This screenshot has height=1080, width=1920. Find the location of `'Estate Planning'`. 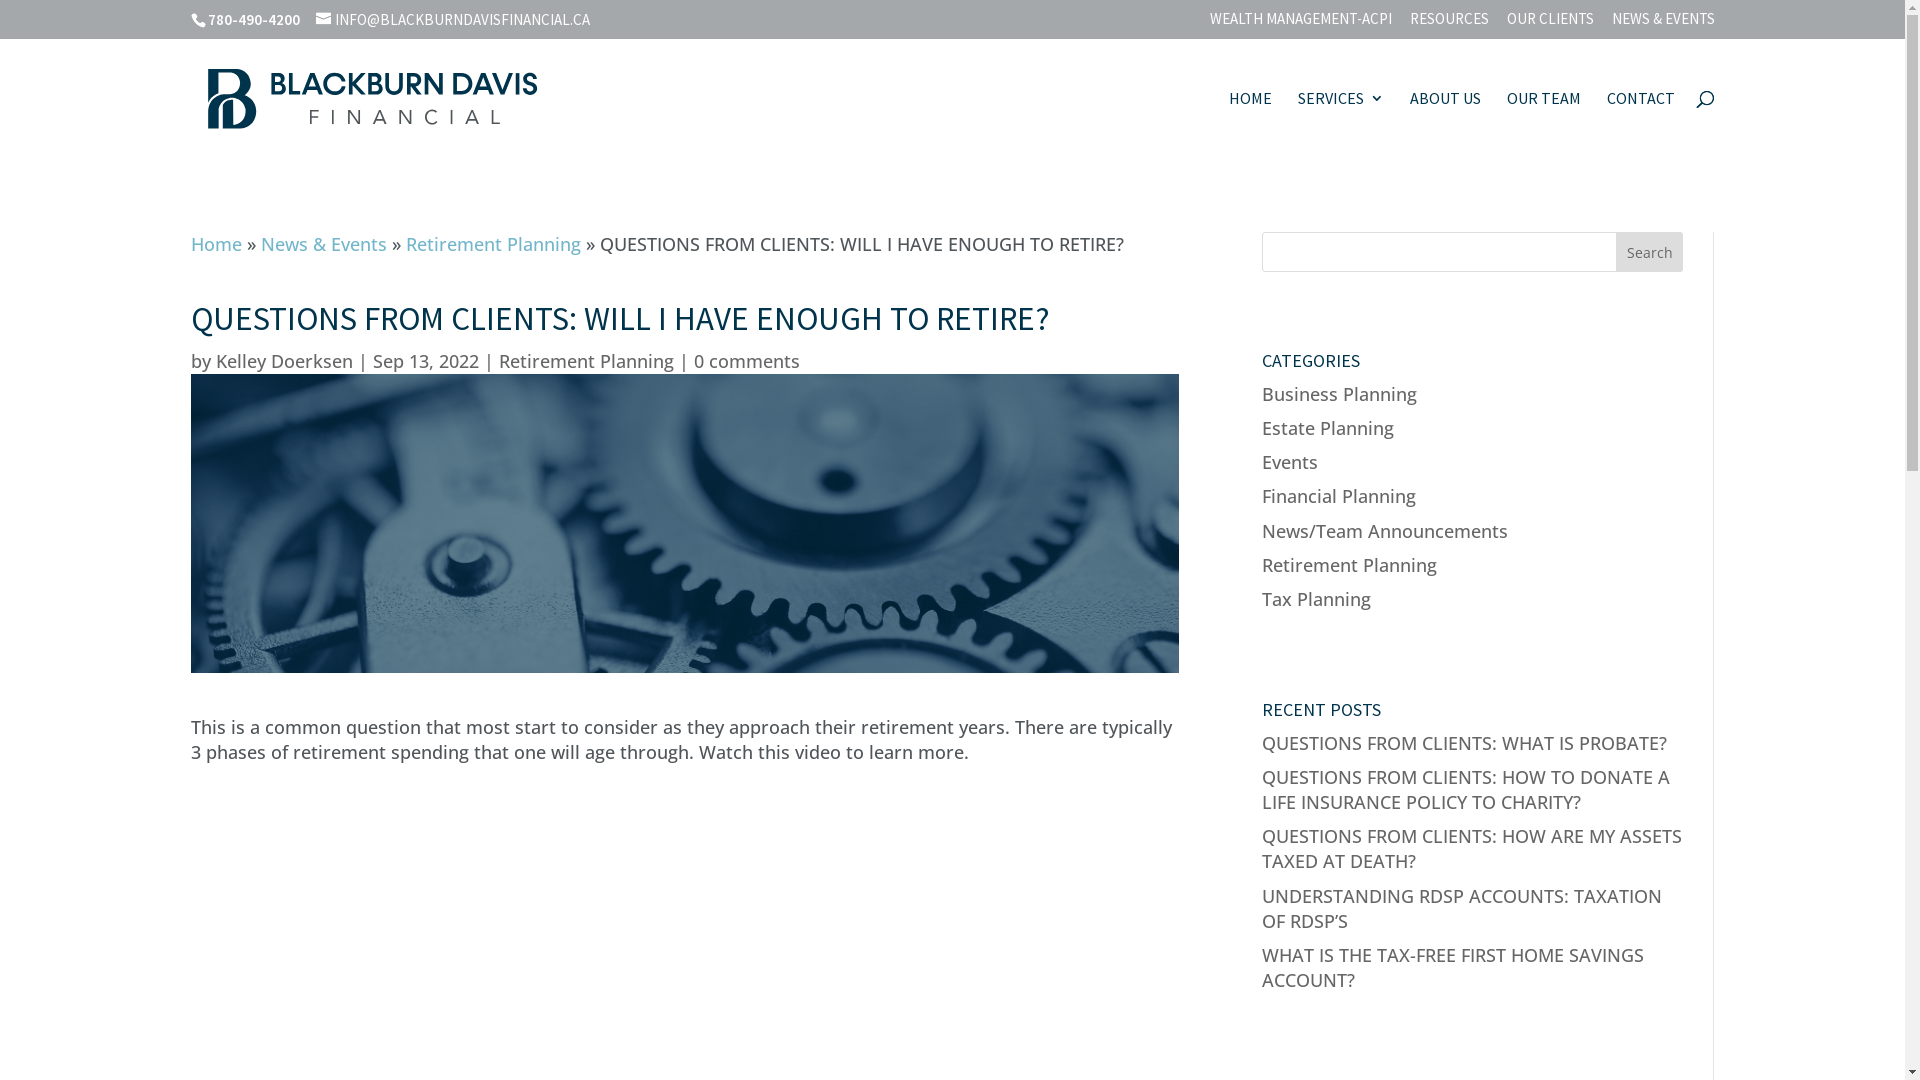

'Estate Planning' is located at coordinates (1328, 427).